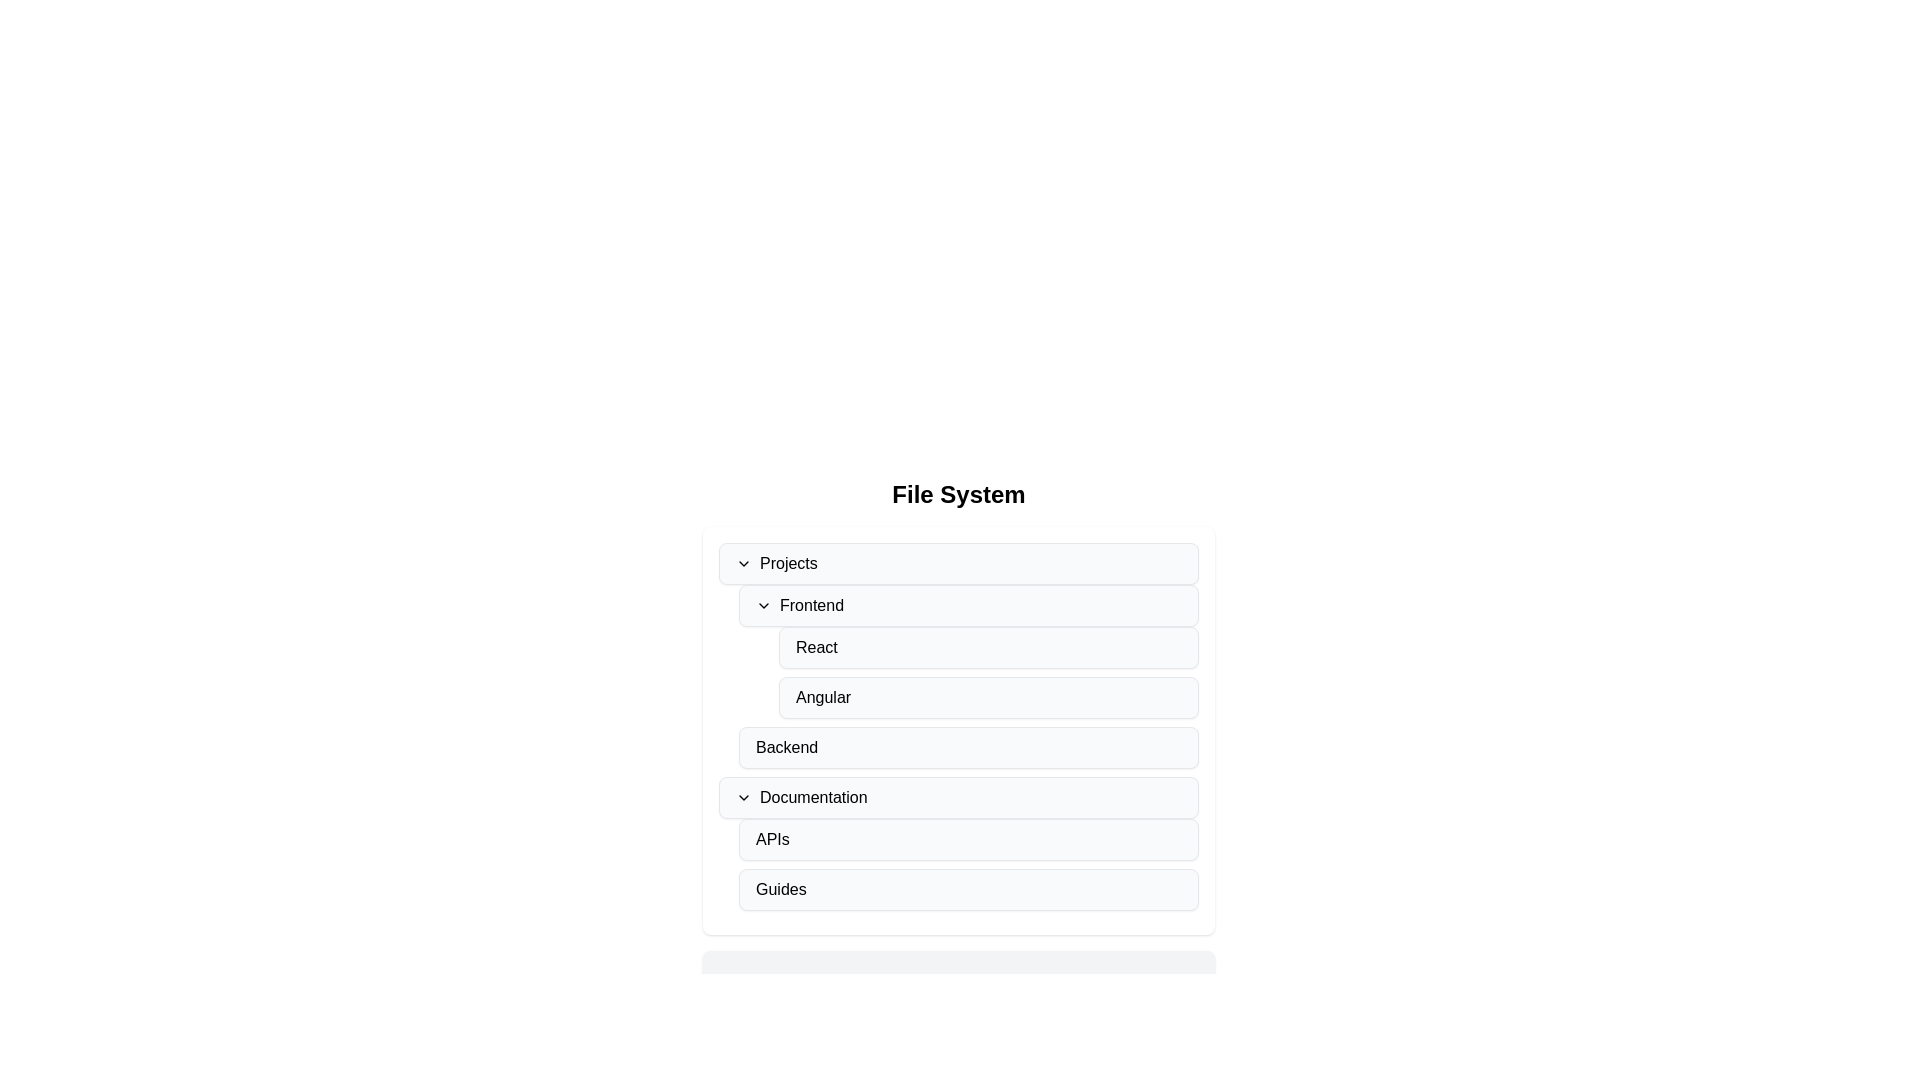 The image size is (1920, 1080). Describe the element at coordinates (969, 840) in the screenshot. I see `the button labeled 'APIs' located in the 'Documentation' section` at that location.